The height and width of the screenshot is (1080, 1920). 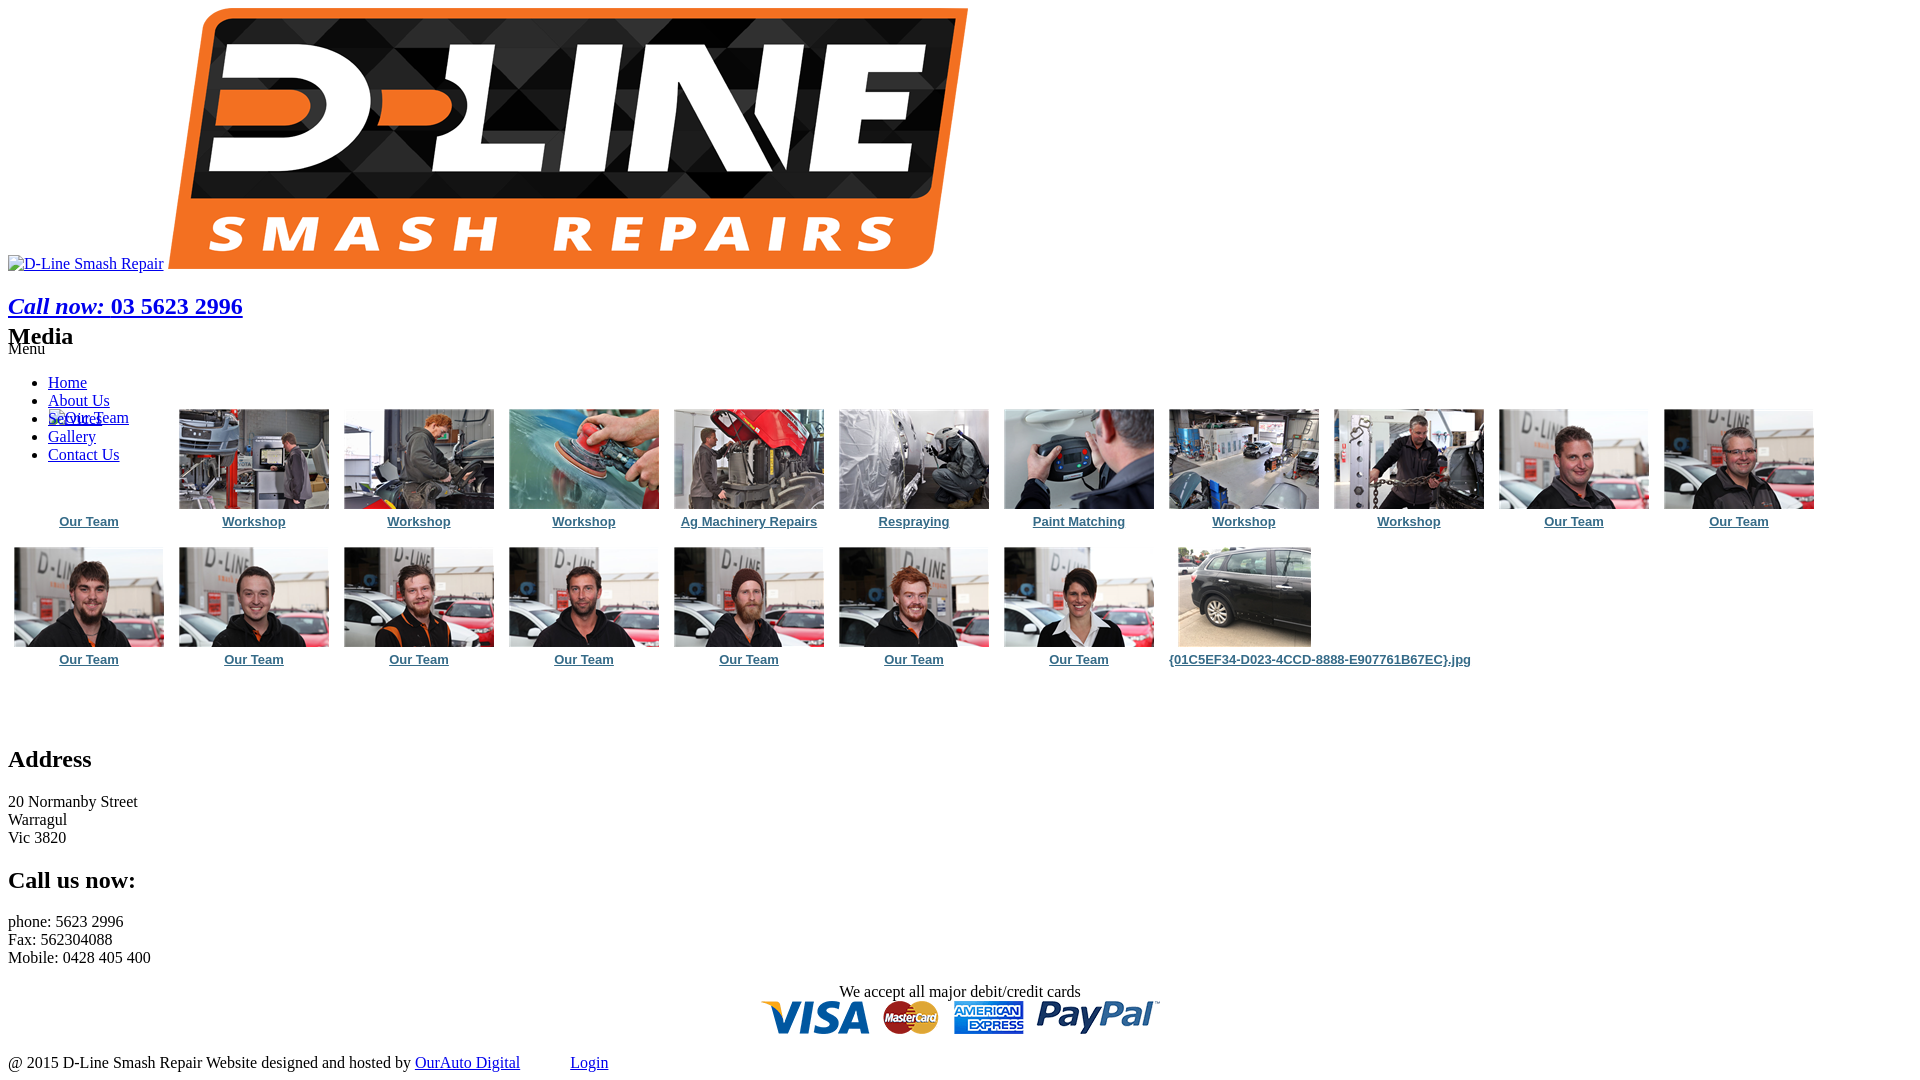 What do you see at coordinates (466, 1061) in the screenshot?
I see `'OurAuto Digital'` at bounding box center [466, 1061].